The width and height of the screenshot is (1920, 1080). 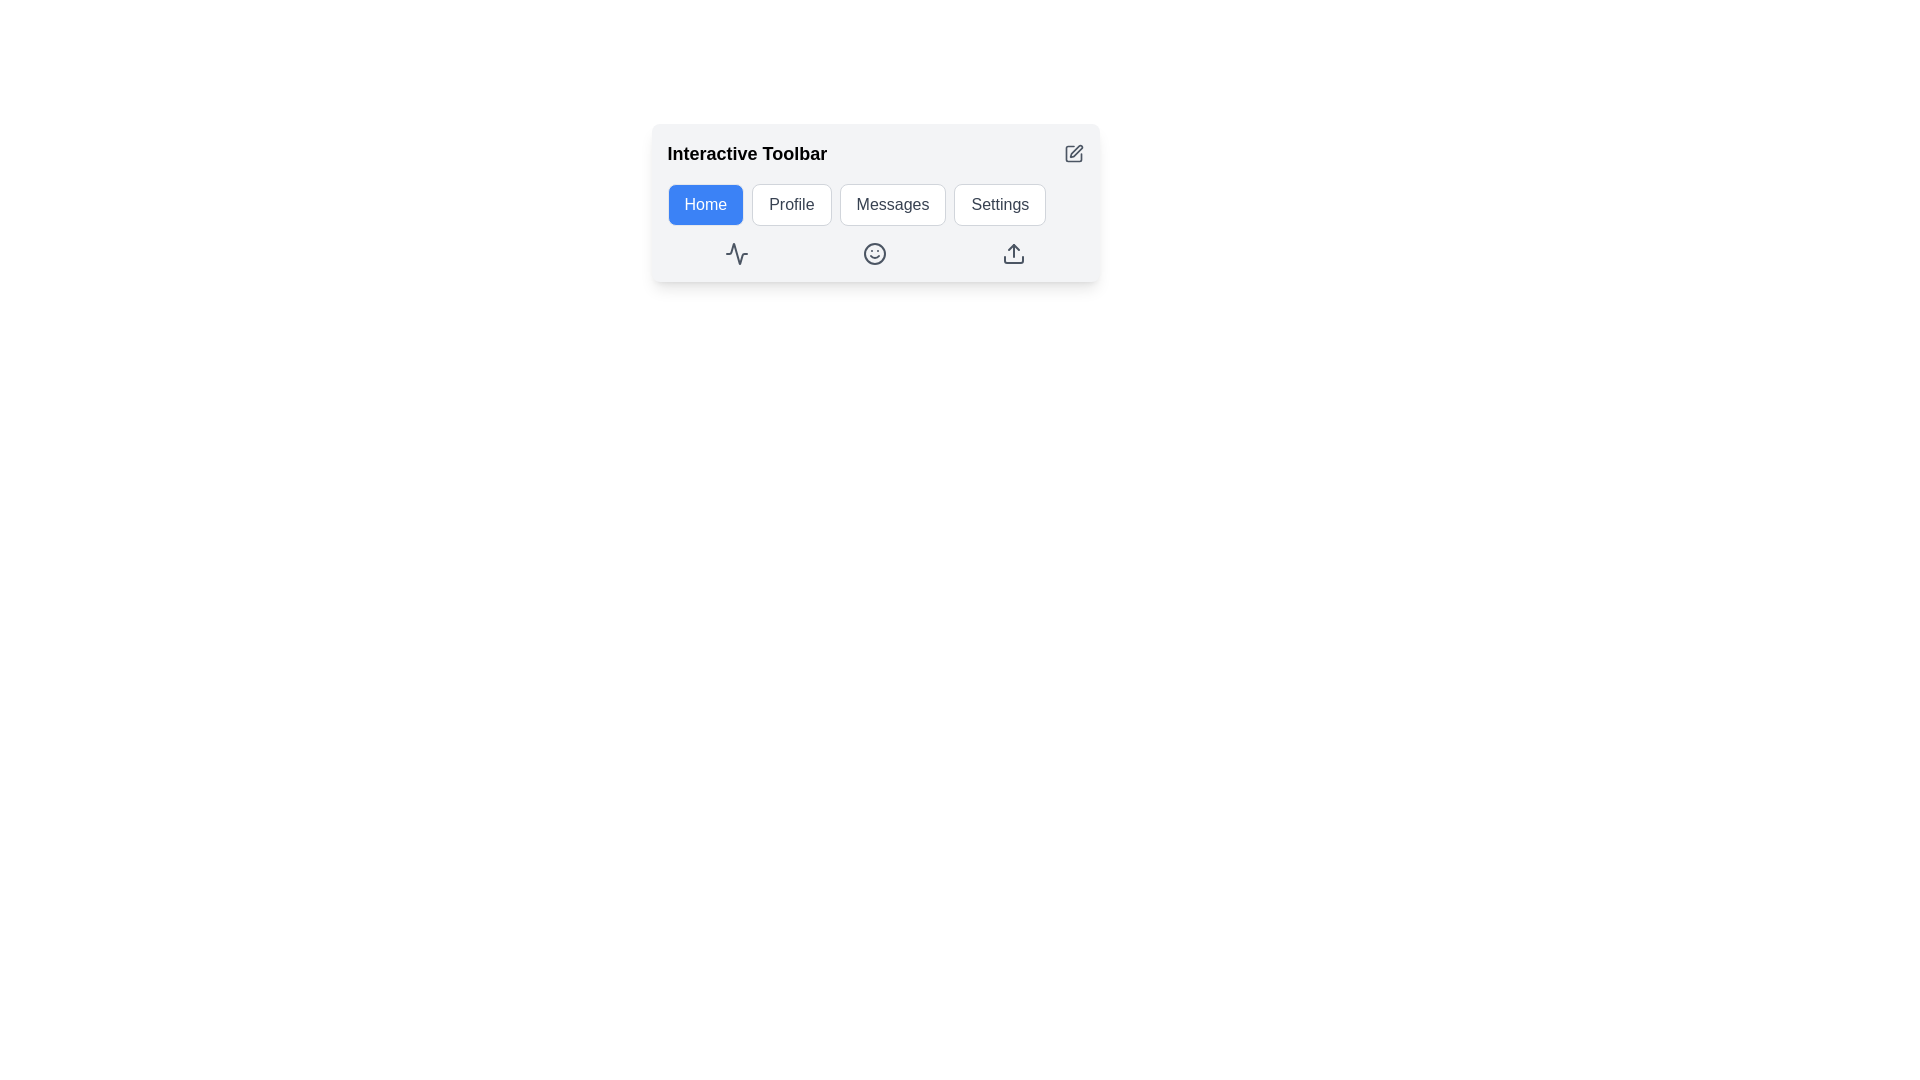 I want to click on the square-shaped icon button with a pencil icon, located in the top-right corner of the 'Interactive Toolbar', so click(x=1072, y=153).